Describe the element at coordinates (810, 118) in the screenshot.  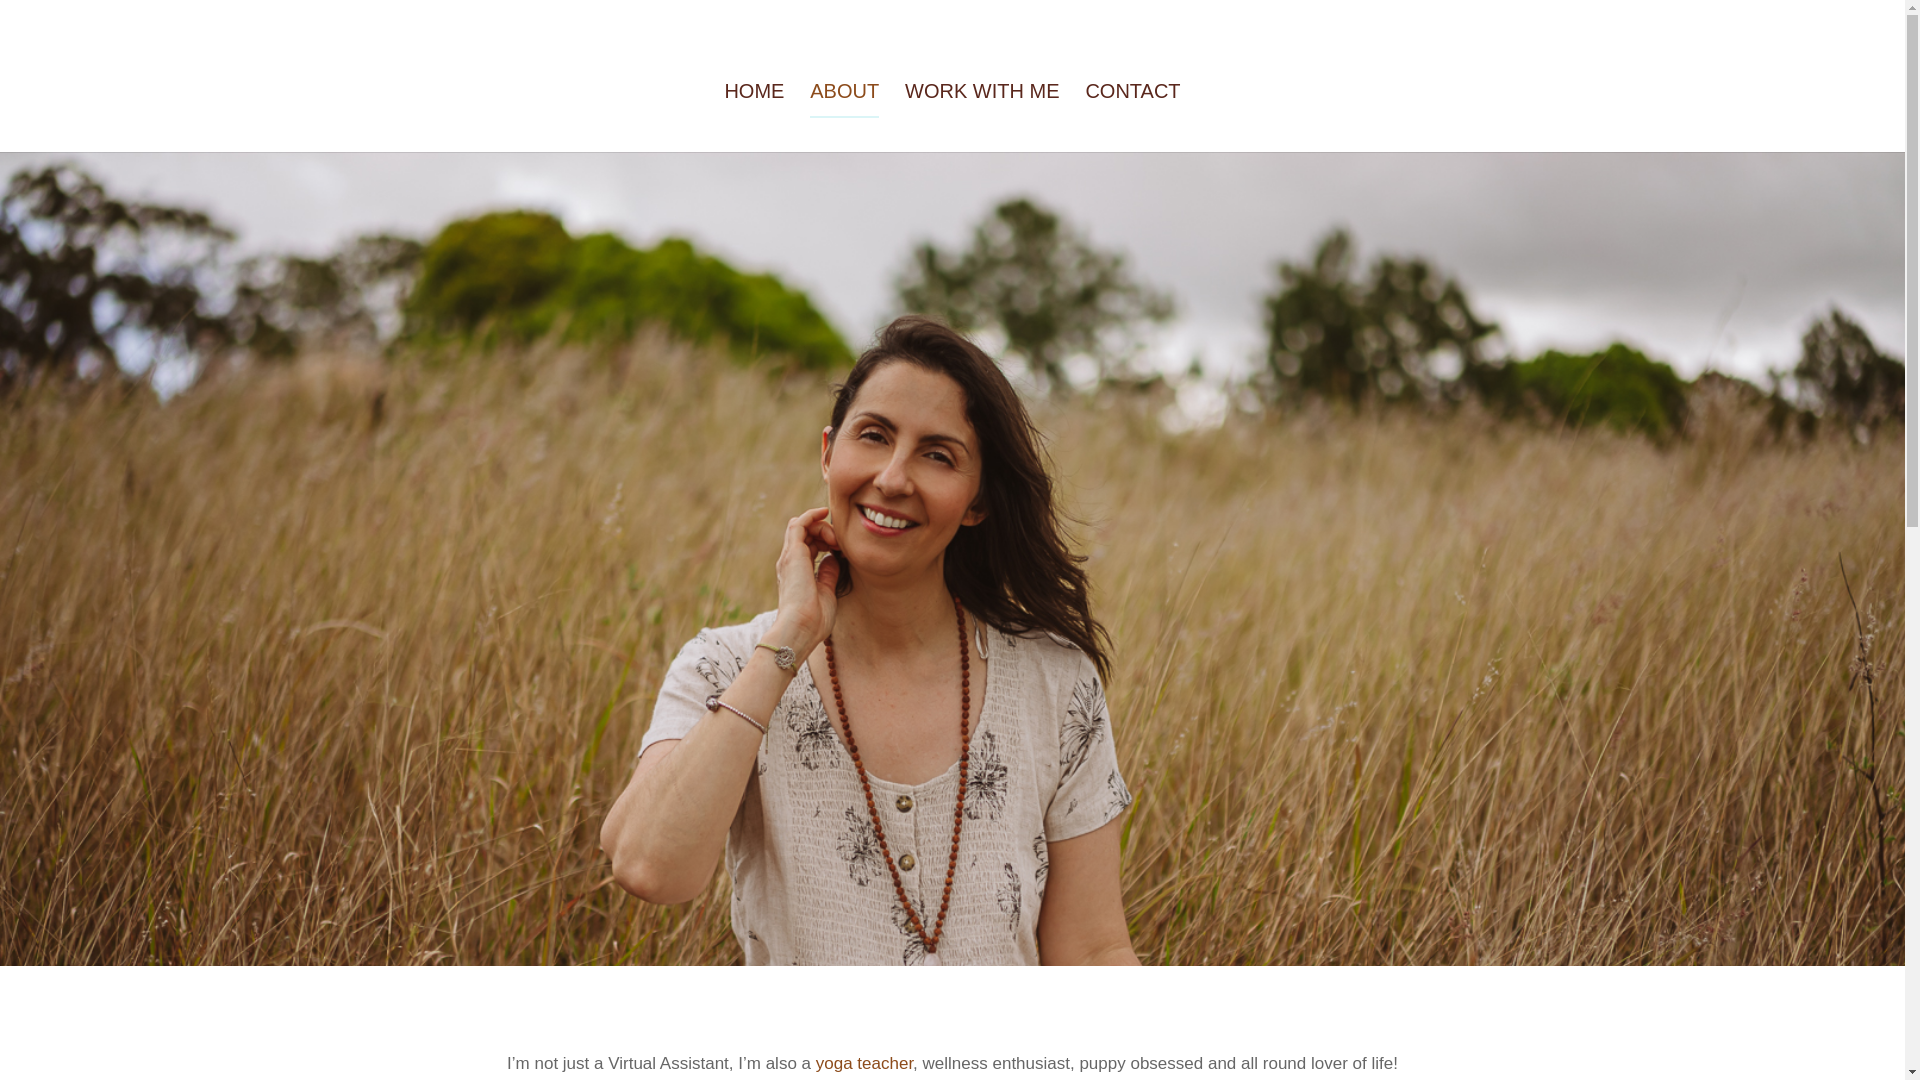
I see `'ABOUT'` at that location.